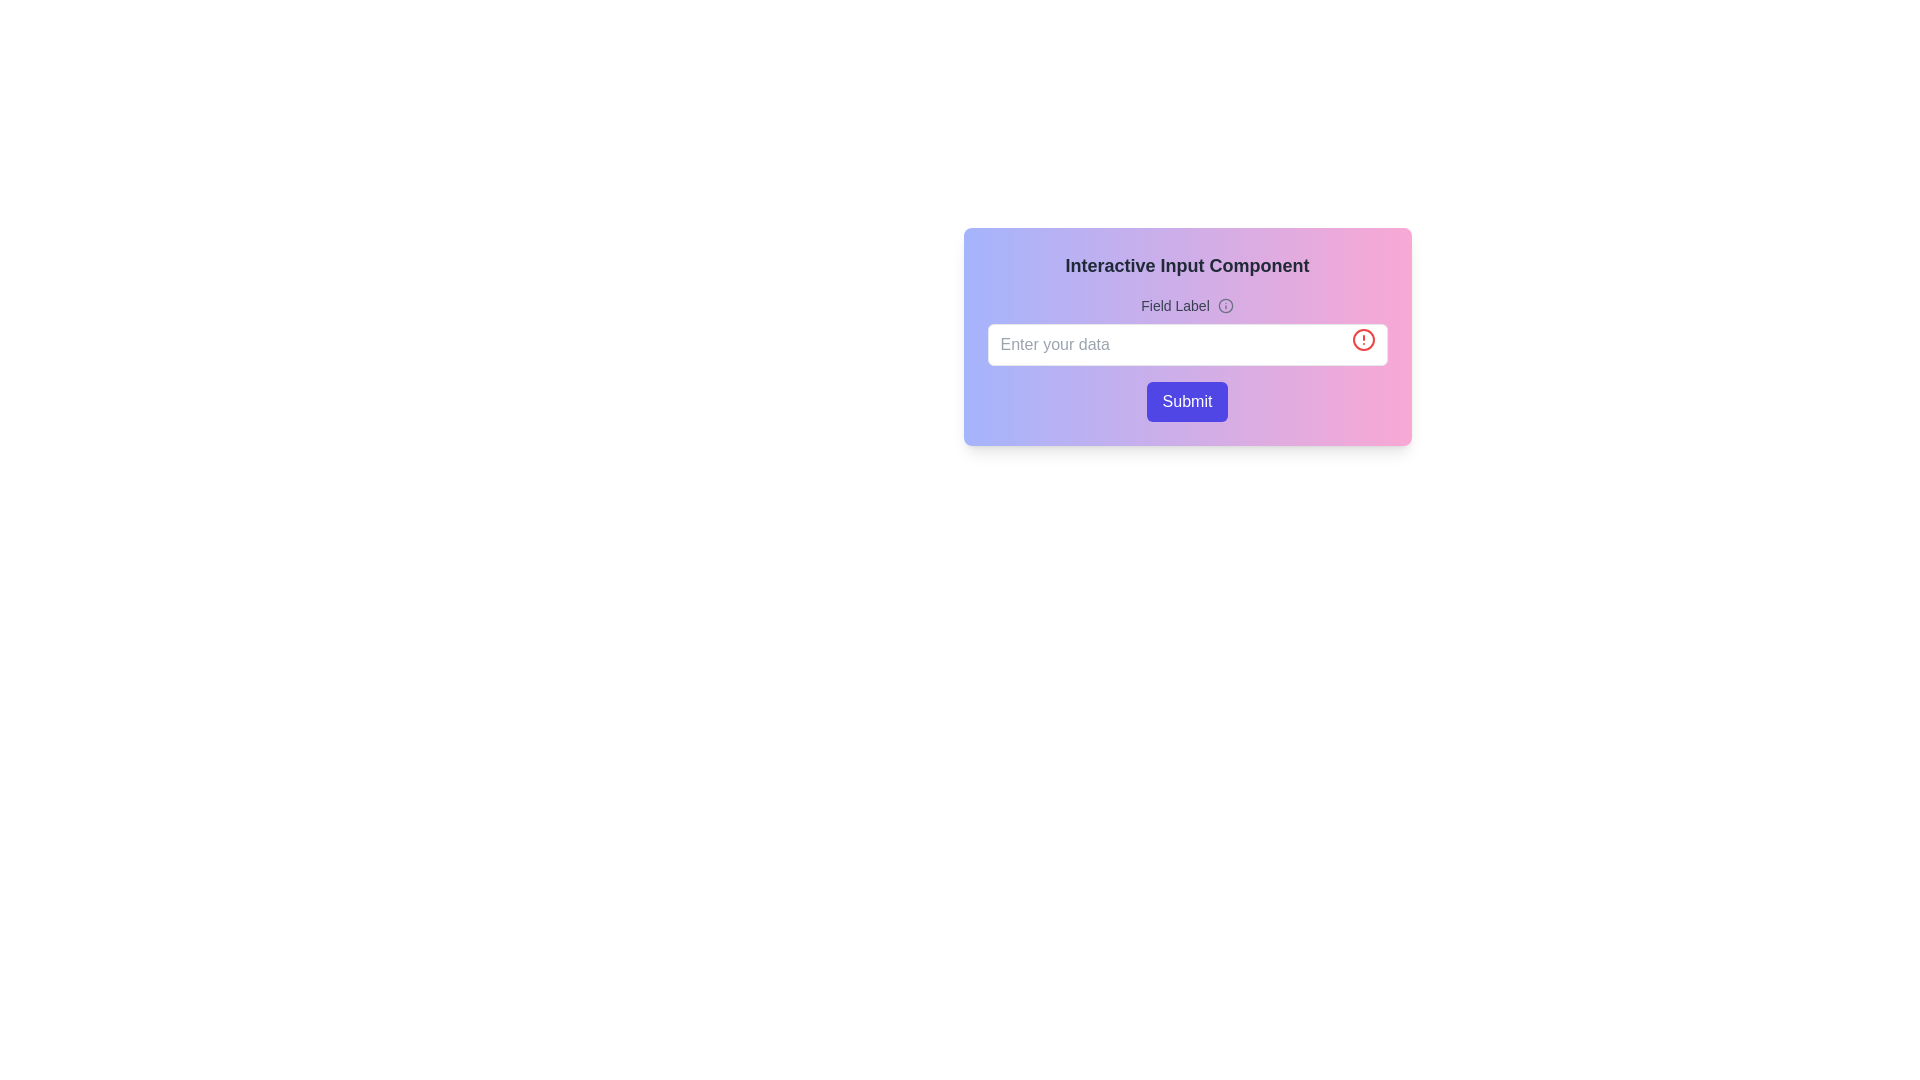 The height and width of the screenshot is (1080, 1920). I want to click on the informational icon next to the 'Field Label' text, which is represented by a small 'Info' icon styled in light gray color, so click(1187, 305).